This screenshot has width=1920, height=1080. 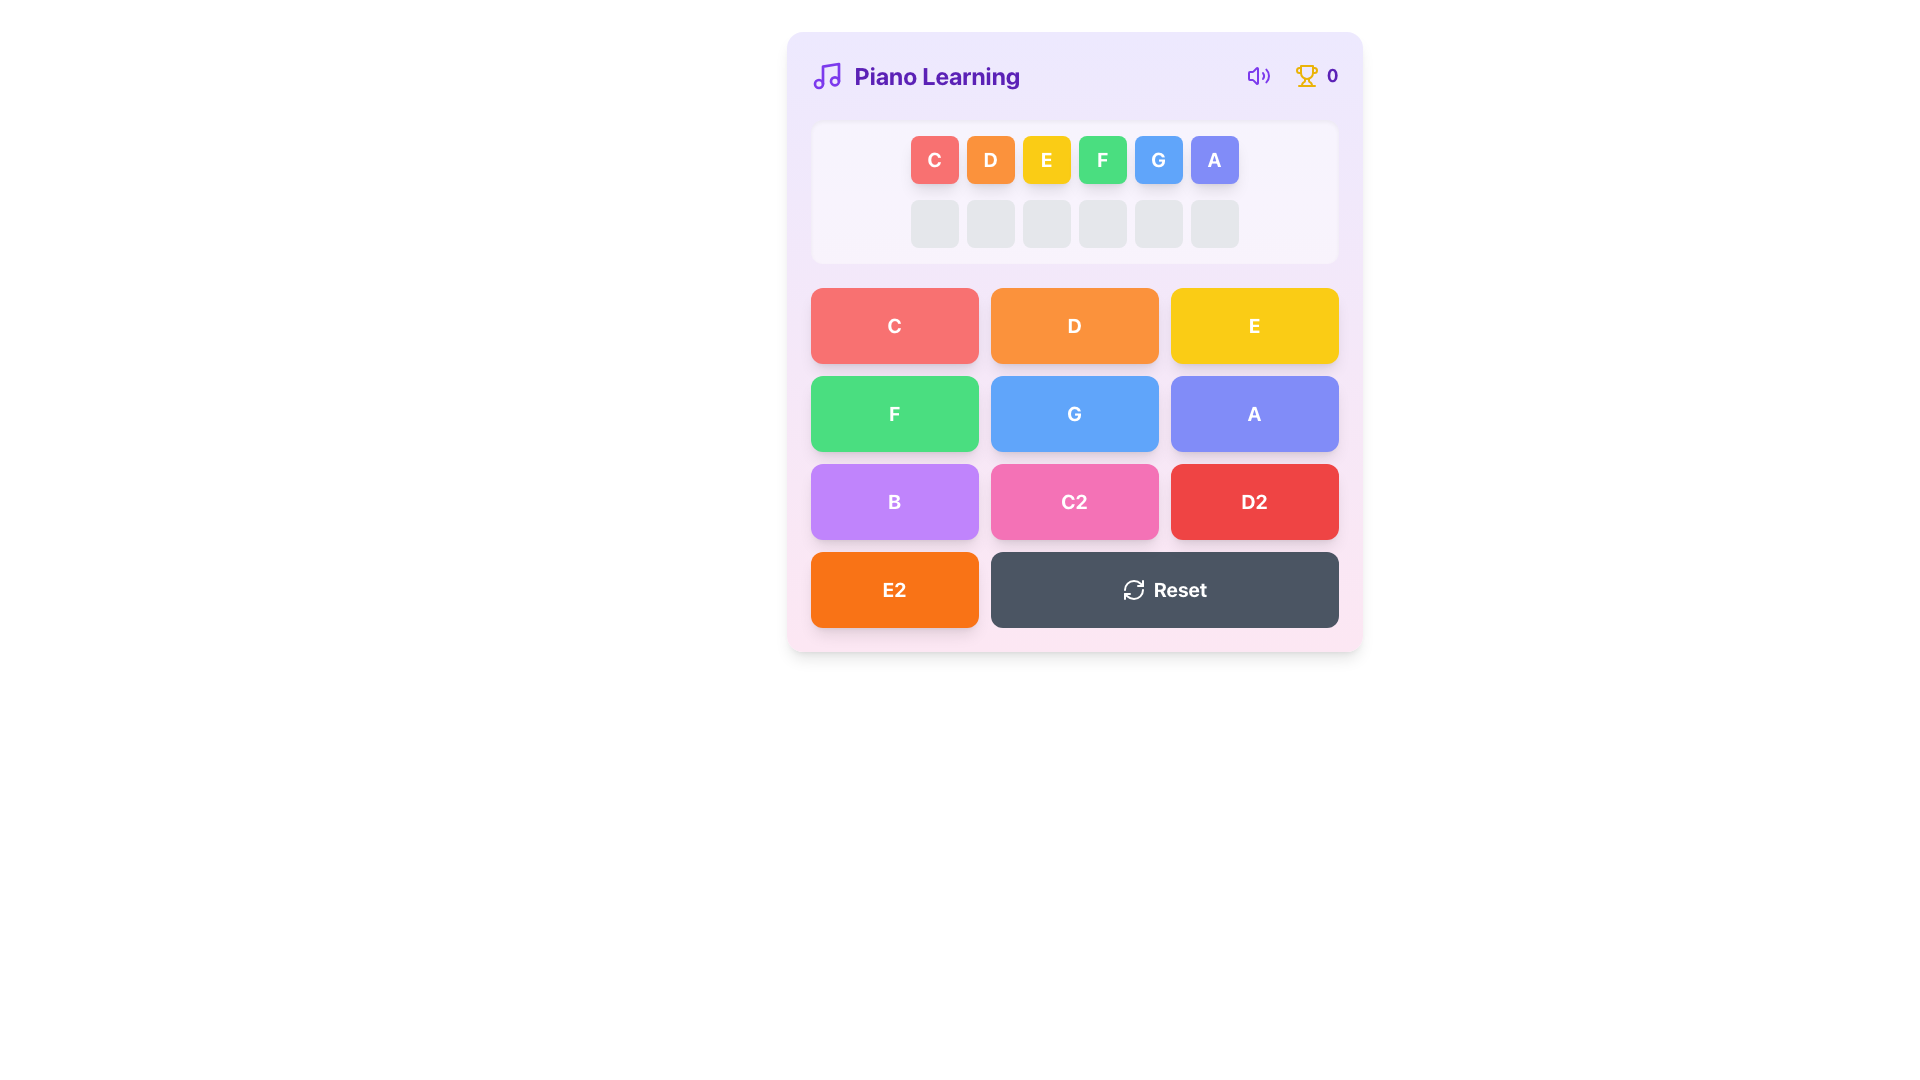 I want to click on the musical note 'C' button, which is the first button in a sequence of colored buttons labeled 'C', 'D', 'E', 'F', 'G', and 'A', located near the top-center of the interface, so click(x=933, y=158).